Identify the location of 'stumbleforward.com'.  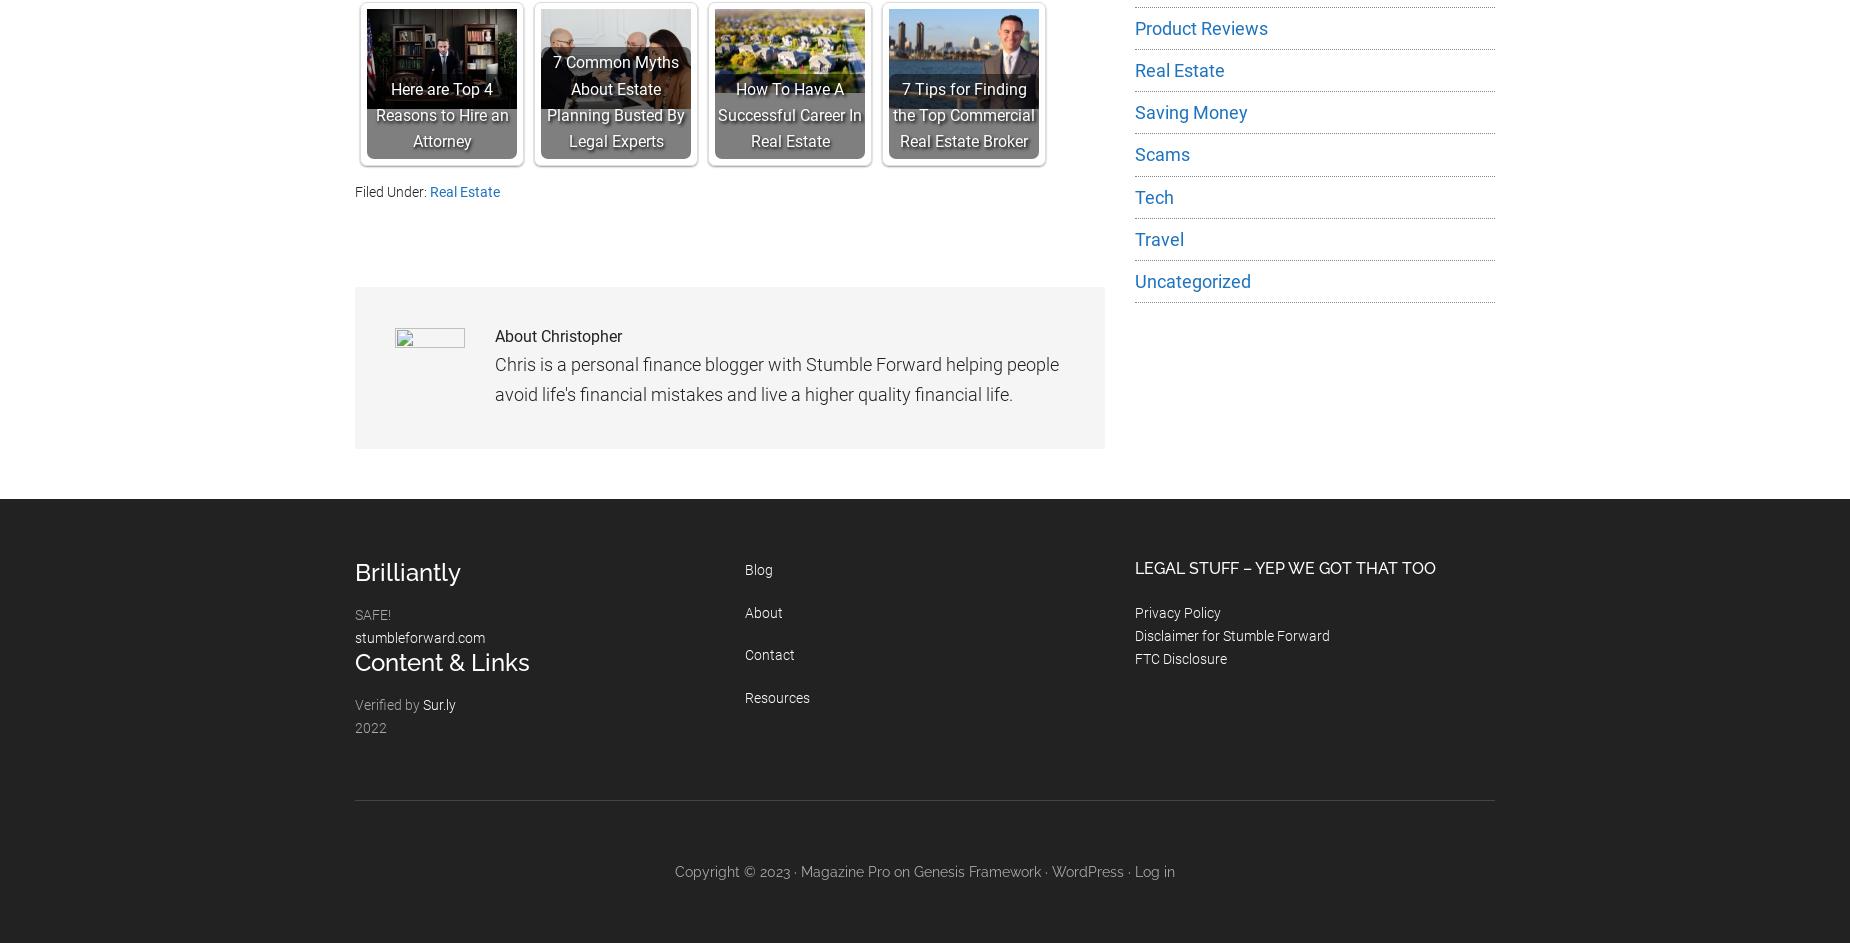
(418, 636).